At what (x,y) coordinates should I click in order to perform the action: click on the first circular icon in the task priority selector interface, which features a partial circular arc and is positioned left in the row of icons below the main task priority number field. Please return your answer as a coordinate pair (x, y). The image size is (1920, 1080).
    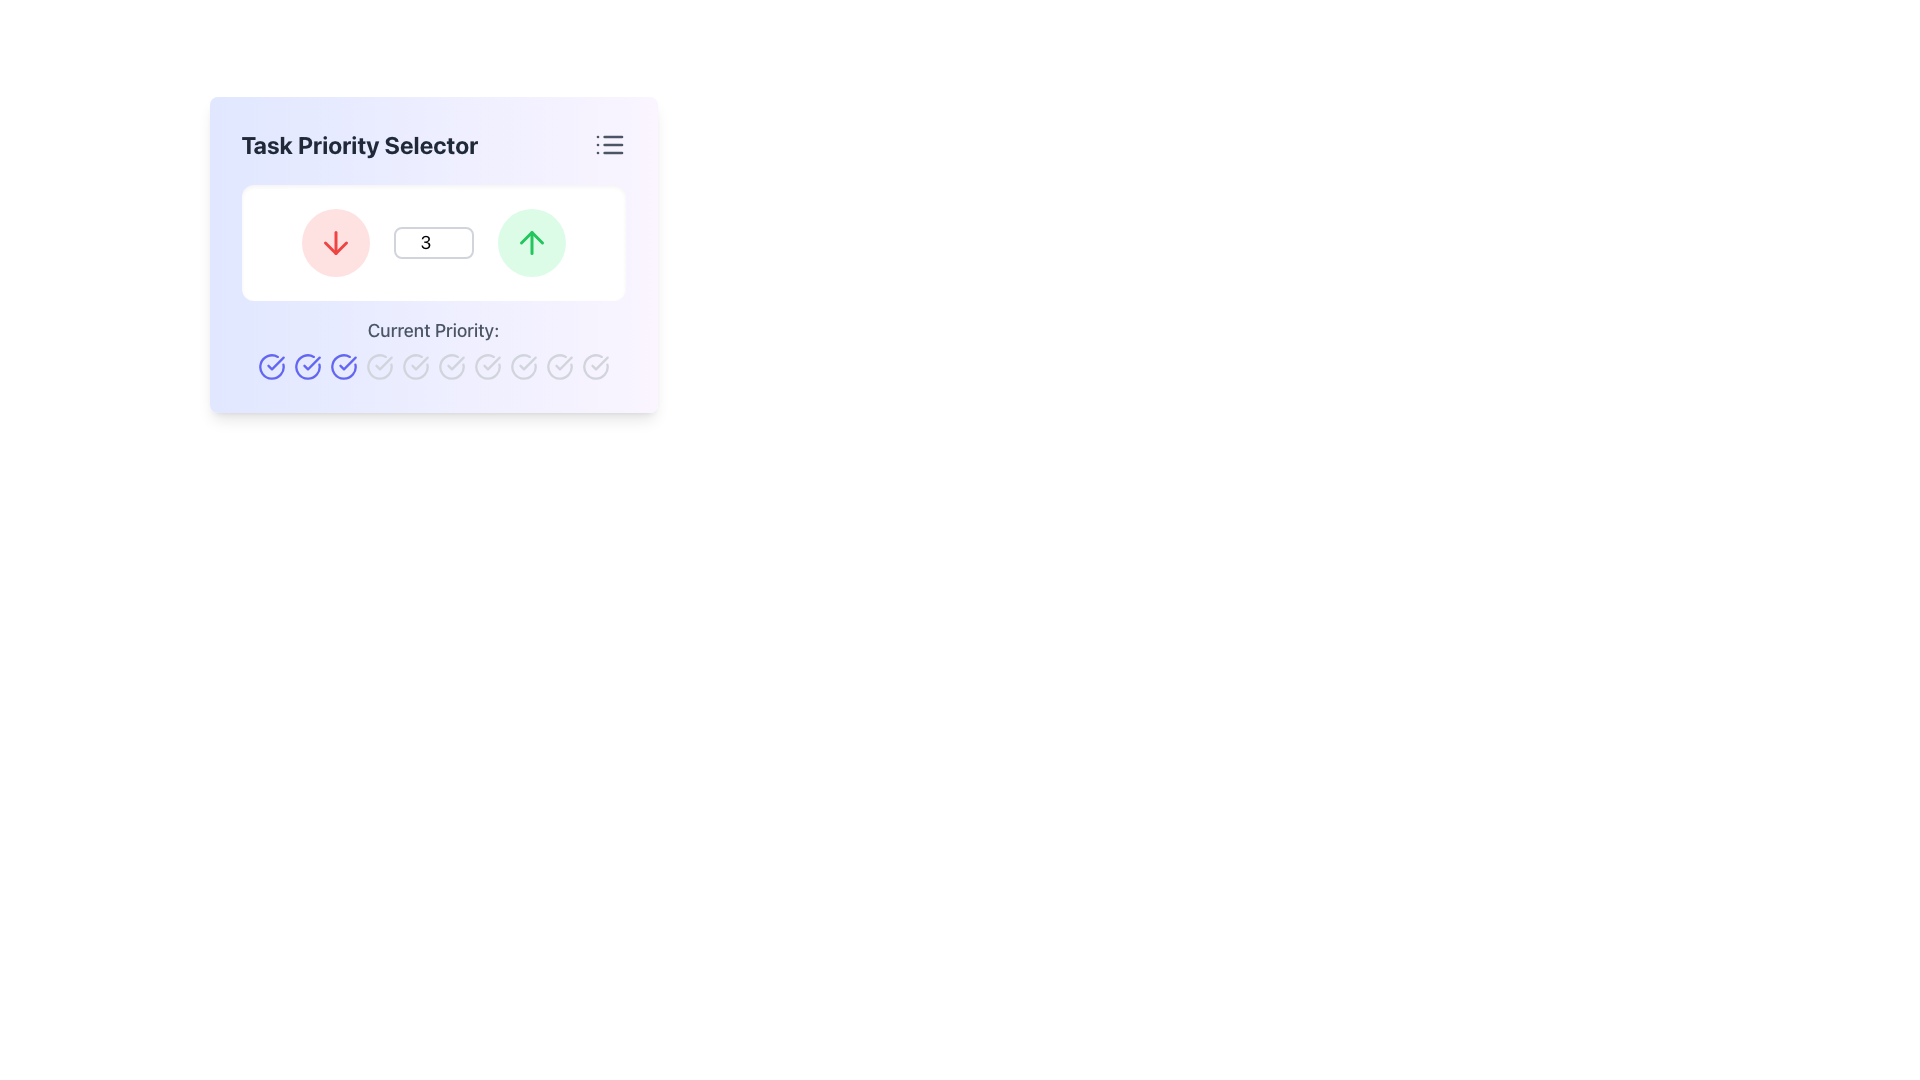
    Looking at the image, I should click on (270, 366).